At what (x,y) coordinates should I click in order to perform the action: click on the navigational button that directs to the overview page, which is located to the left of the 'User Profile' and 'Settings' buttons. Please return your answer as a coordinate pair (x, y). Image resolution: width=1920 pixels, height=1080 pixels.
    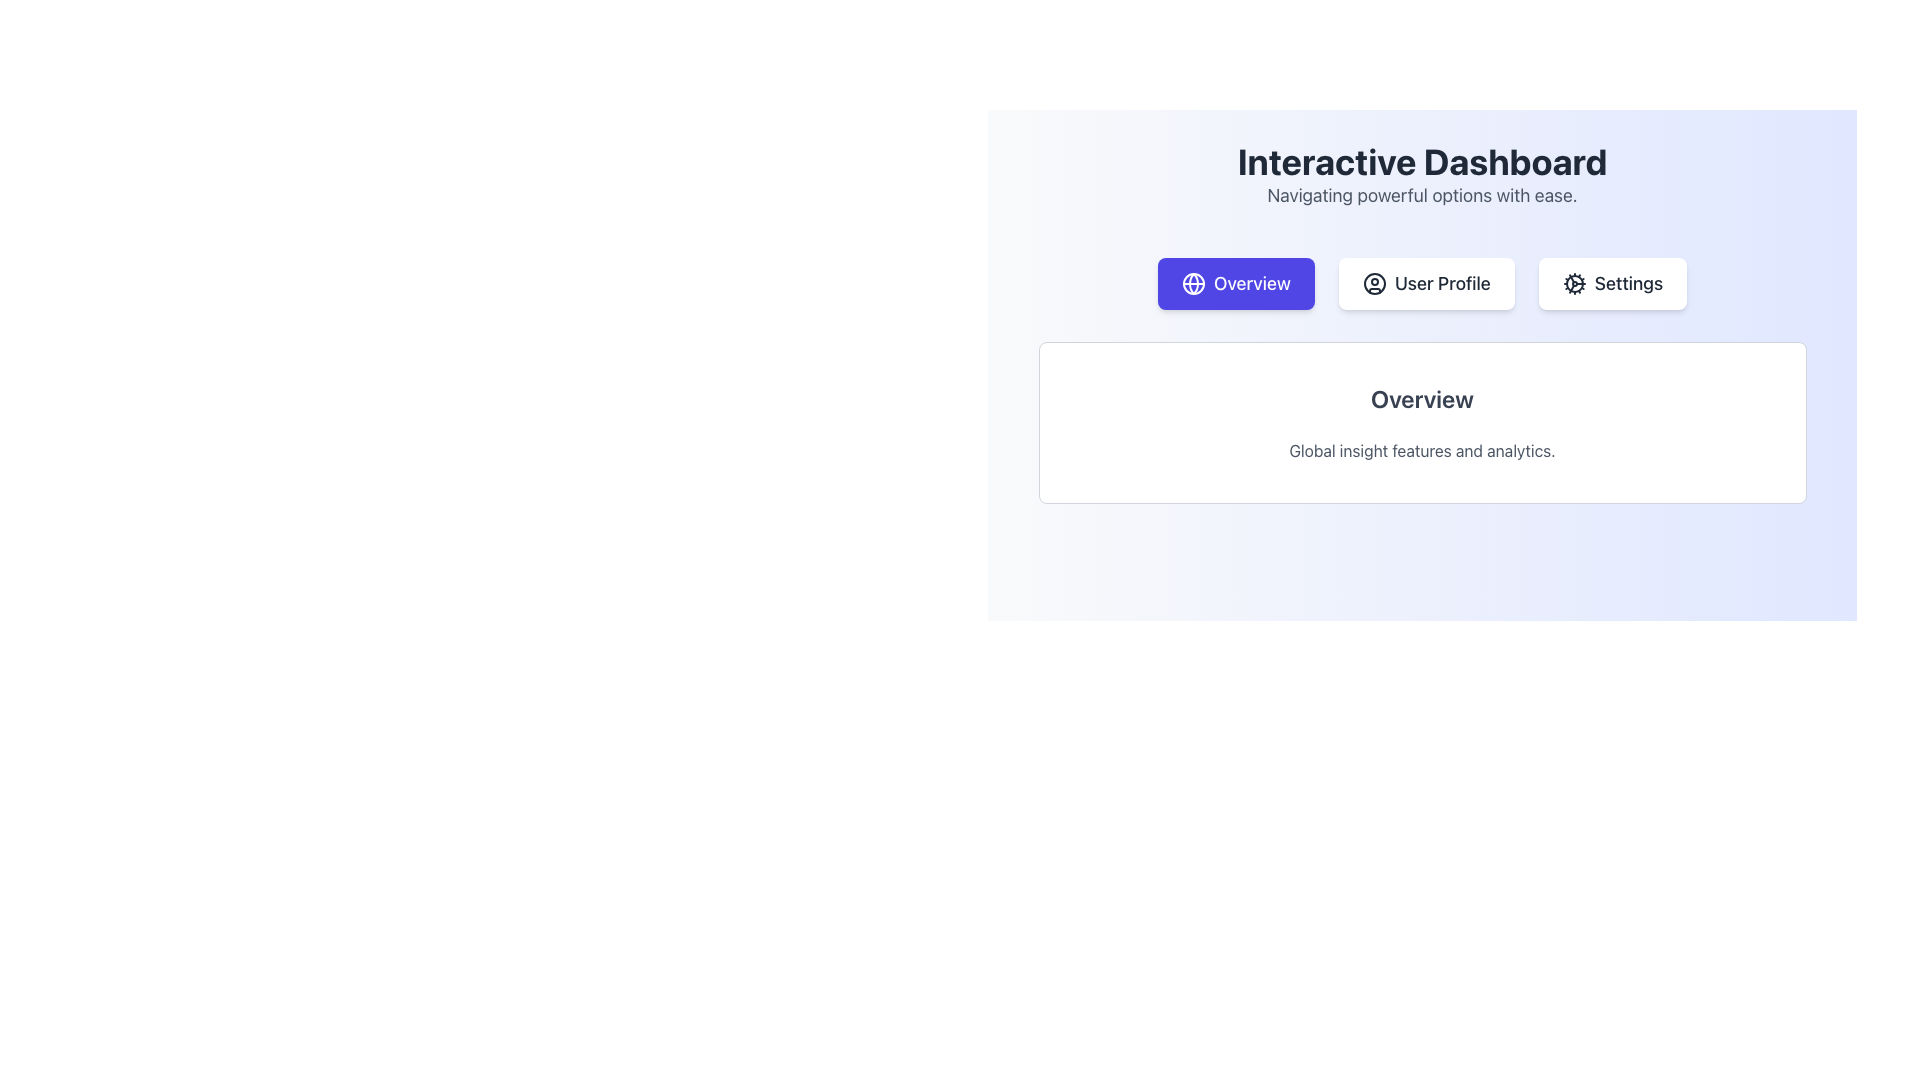
    Looking at the image, I should click on (1235, 284).